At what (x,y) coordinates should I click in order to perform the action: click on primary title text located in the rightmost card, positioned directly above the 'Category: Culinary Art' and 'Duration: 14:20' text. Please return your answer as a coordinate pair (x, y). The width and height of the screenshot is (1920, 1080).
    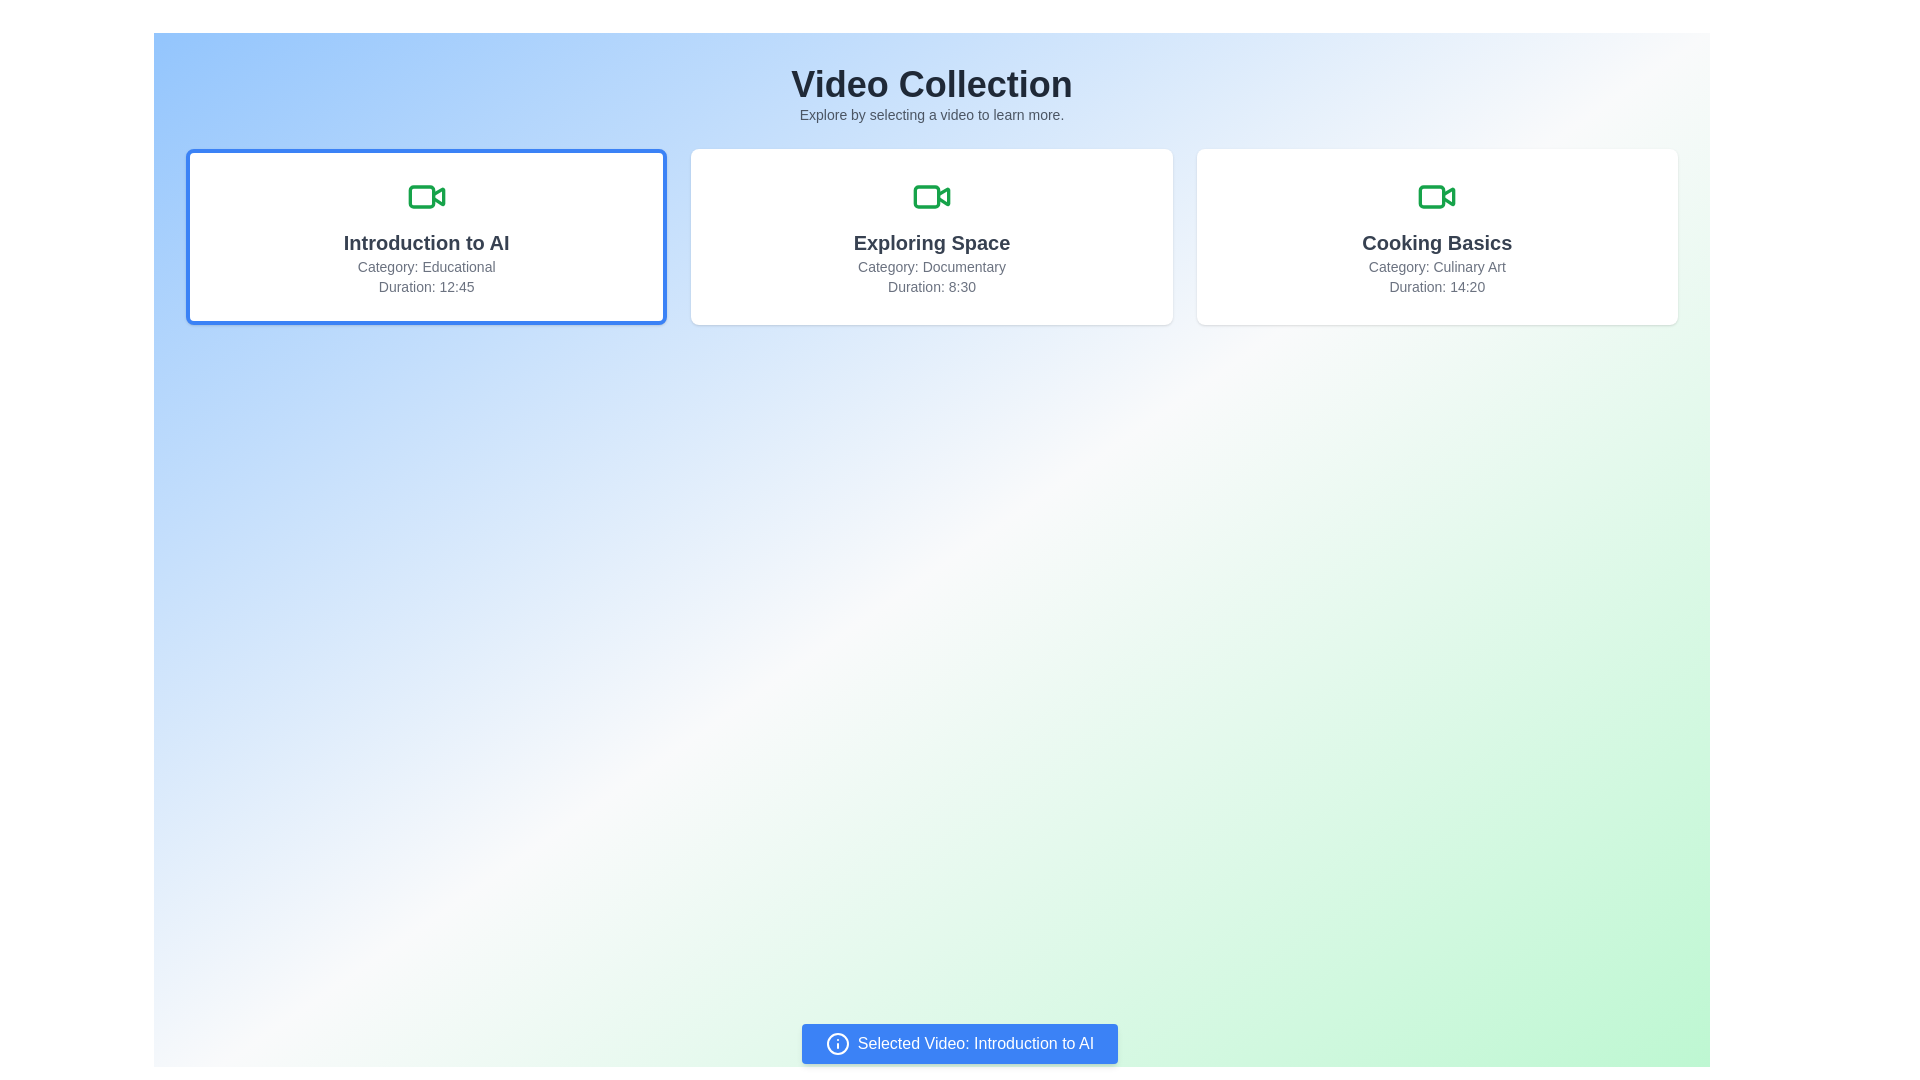
    Looking at the image, I should click on (1436, 242).